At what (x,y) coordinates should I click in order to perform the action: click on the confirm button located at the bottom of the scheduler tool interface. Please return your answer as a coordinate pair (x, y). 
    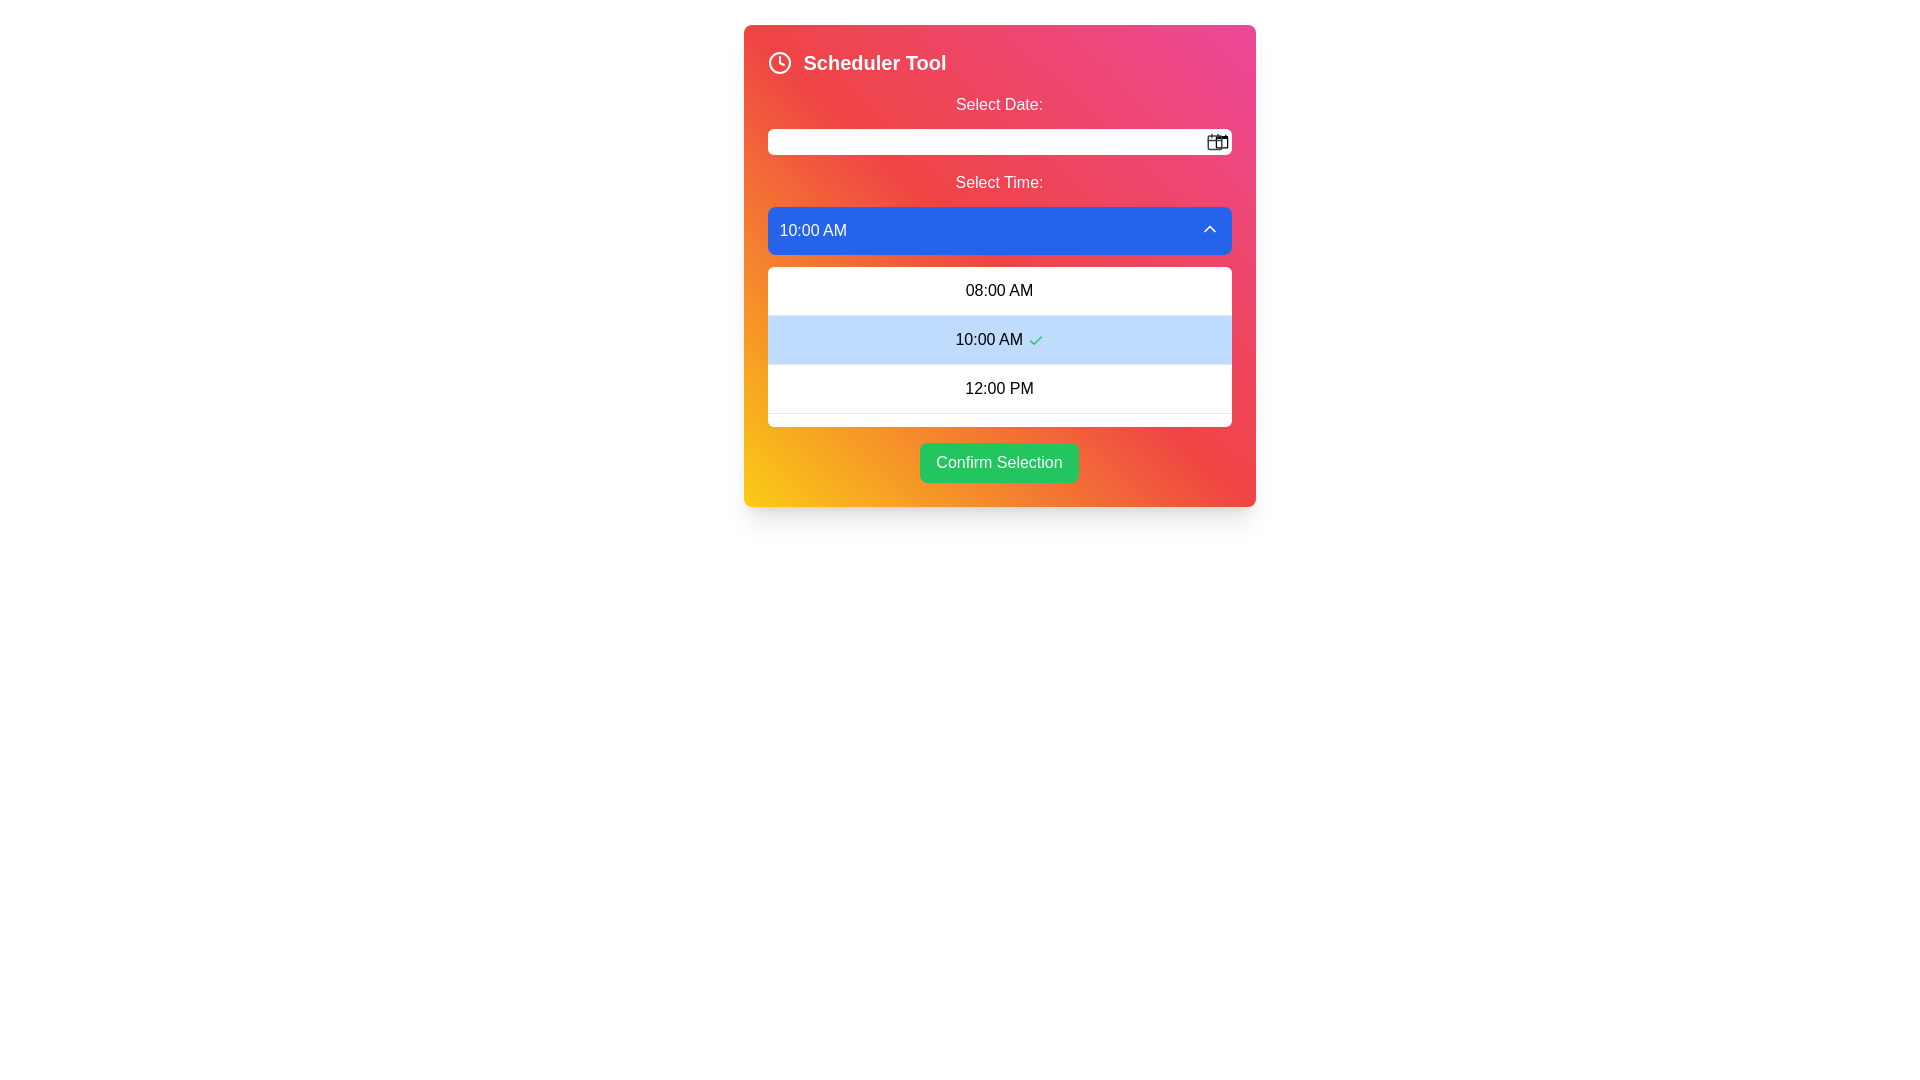
    Looking at the image, I should click on (999, 462).